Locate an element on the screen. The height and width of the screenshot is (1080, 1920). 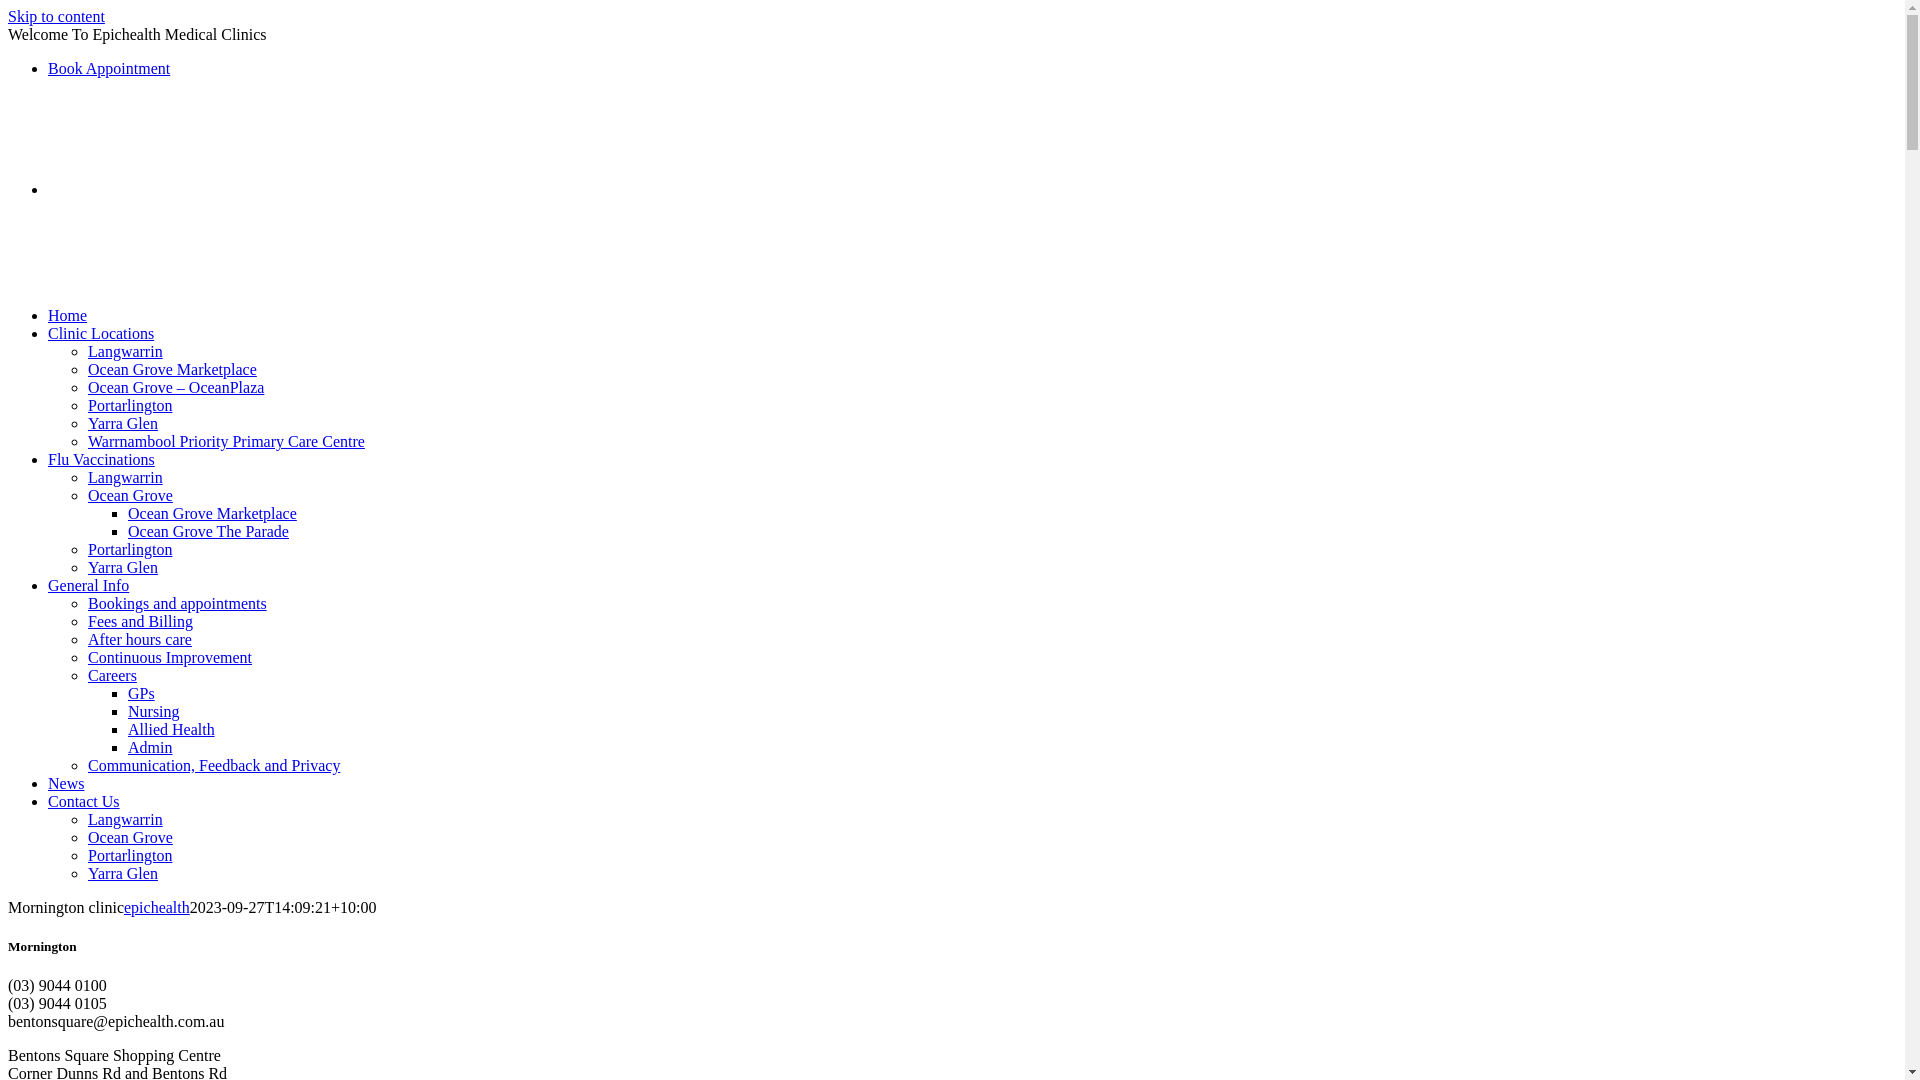
'Flu Vaccinations' is located at coordinates (100, 459).